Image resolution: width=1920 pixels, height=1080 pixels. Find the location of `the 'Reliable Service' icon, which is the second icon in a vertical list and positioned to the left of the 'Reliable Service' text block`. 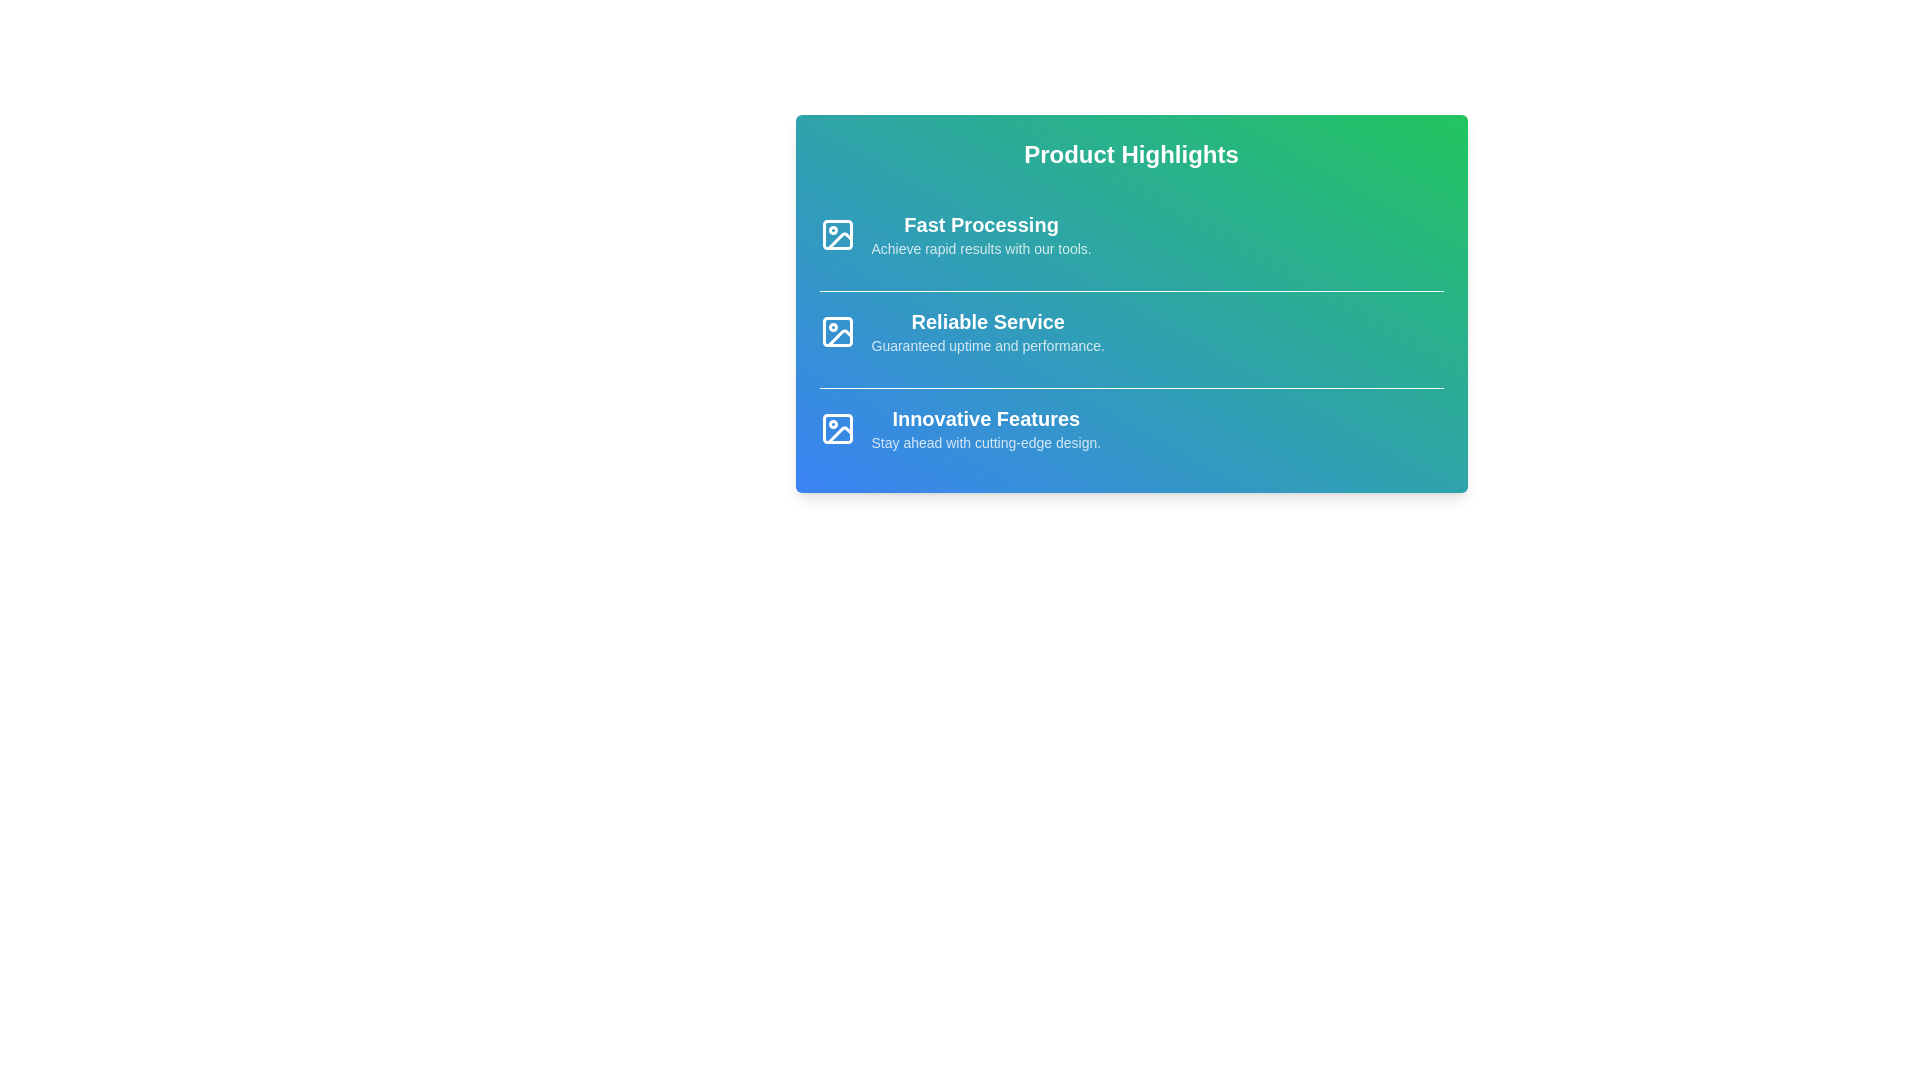

the 'Reliable Service' icon, which is the second icon in a vertical list and positioned to the left of the 'Reliable Service' text block is located at coordinates (837, 330).